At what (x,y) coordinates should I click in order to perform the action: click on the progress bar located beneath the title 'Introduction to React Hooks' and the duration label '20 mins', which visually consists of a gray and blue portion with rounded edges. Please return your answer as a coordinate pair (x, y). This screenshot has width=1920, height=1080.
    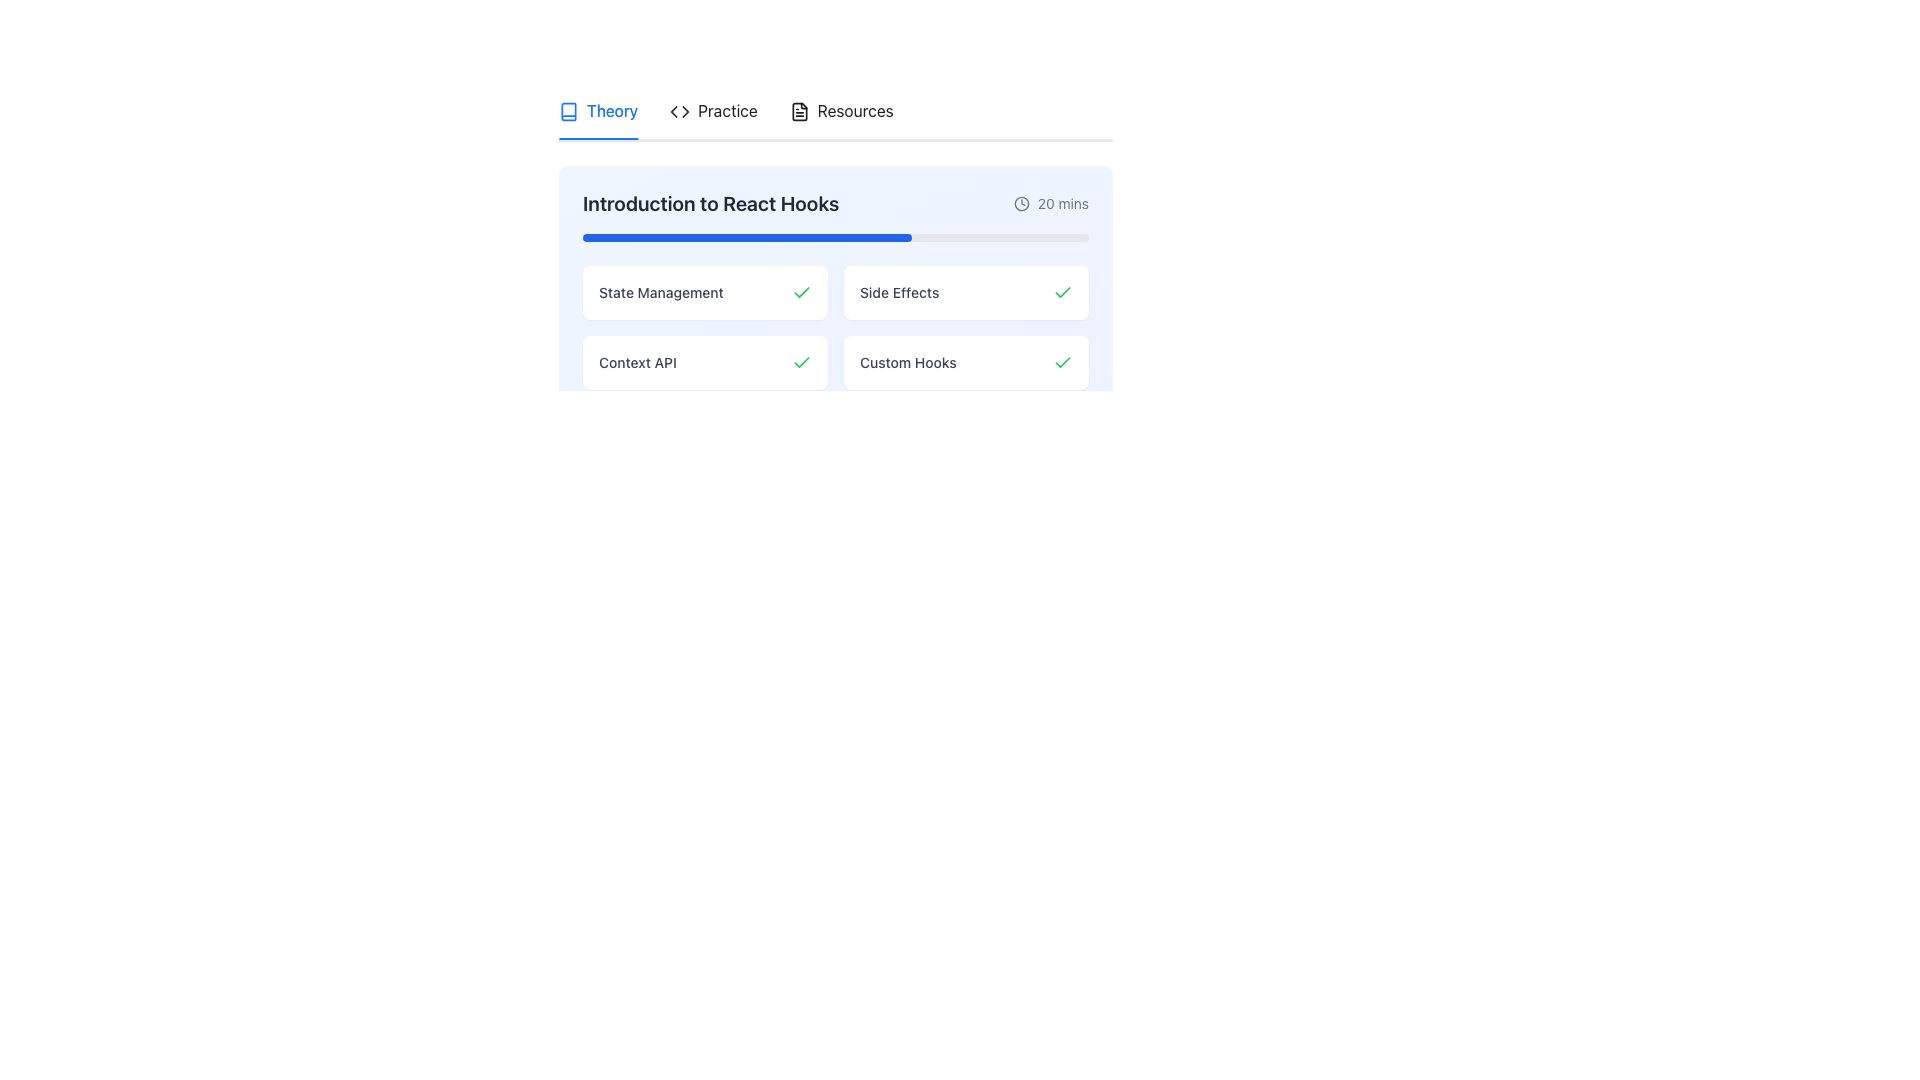
    Looking at the image, I should click on (835, 237).